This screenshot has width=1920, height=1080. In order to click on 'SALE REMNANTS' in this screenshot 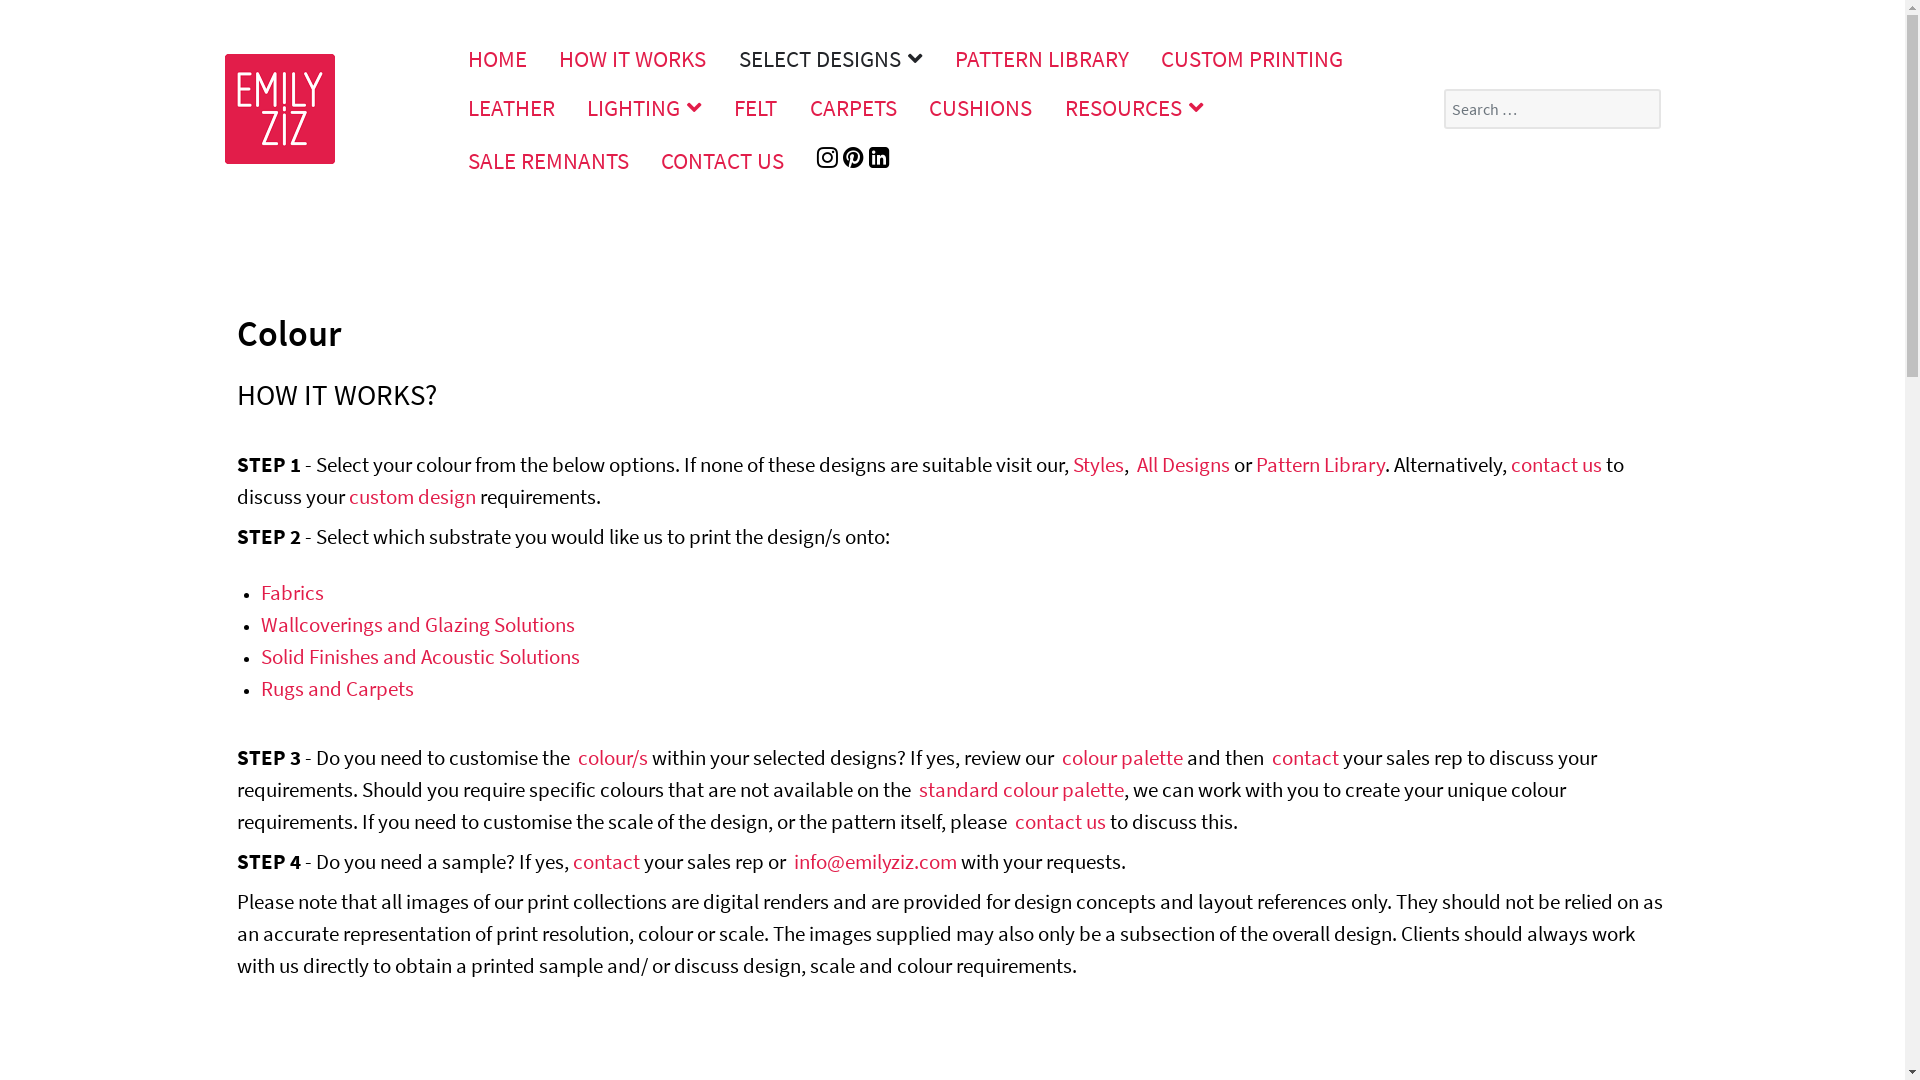, I will do `click(548, 159)`.